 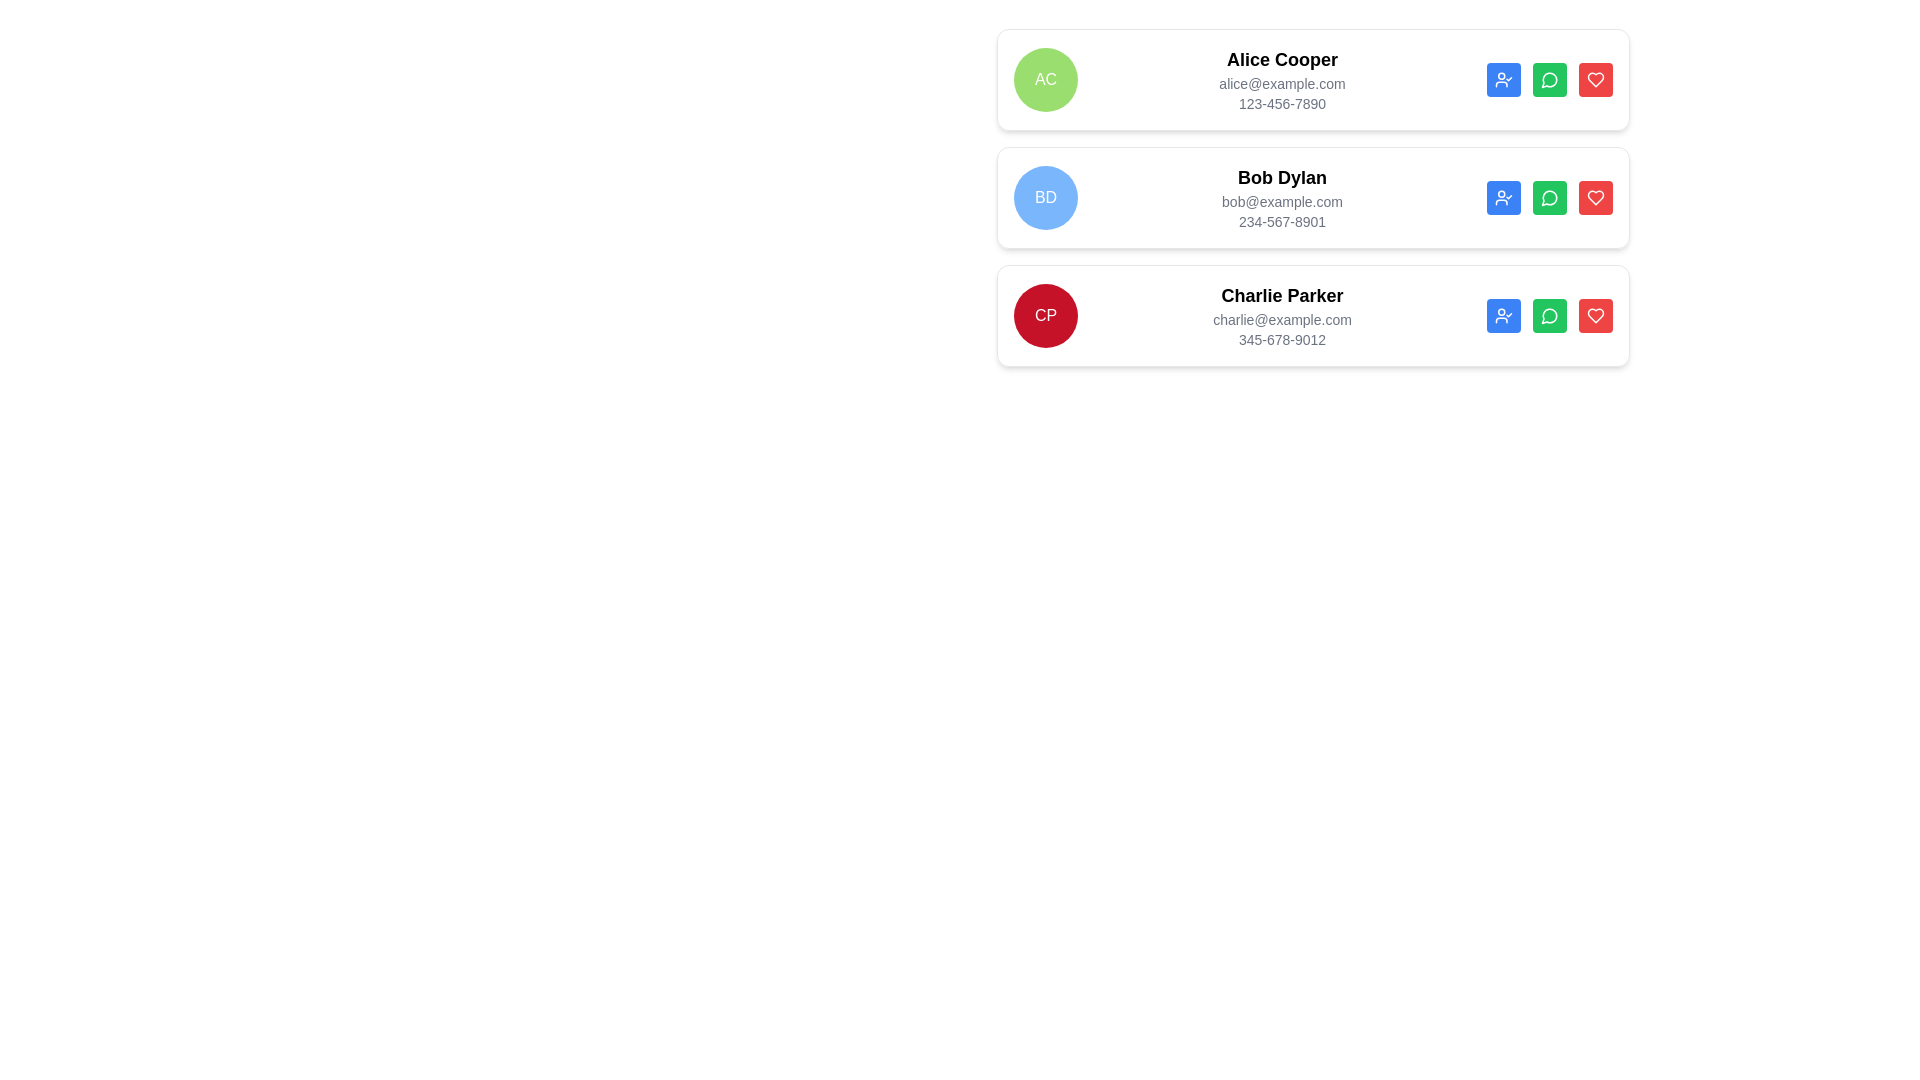 I want to click on the green square button with rounded corners, featuring a white outline of a speech bubble icon, located in the contact card of 'Alice Cooper' to initiate the messaging action, so click(x=1549, y=79).